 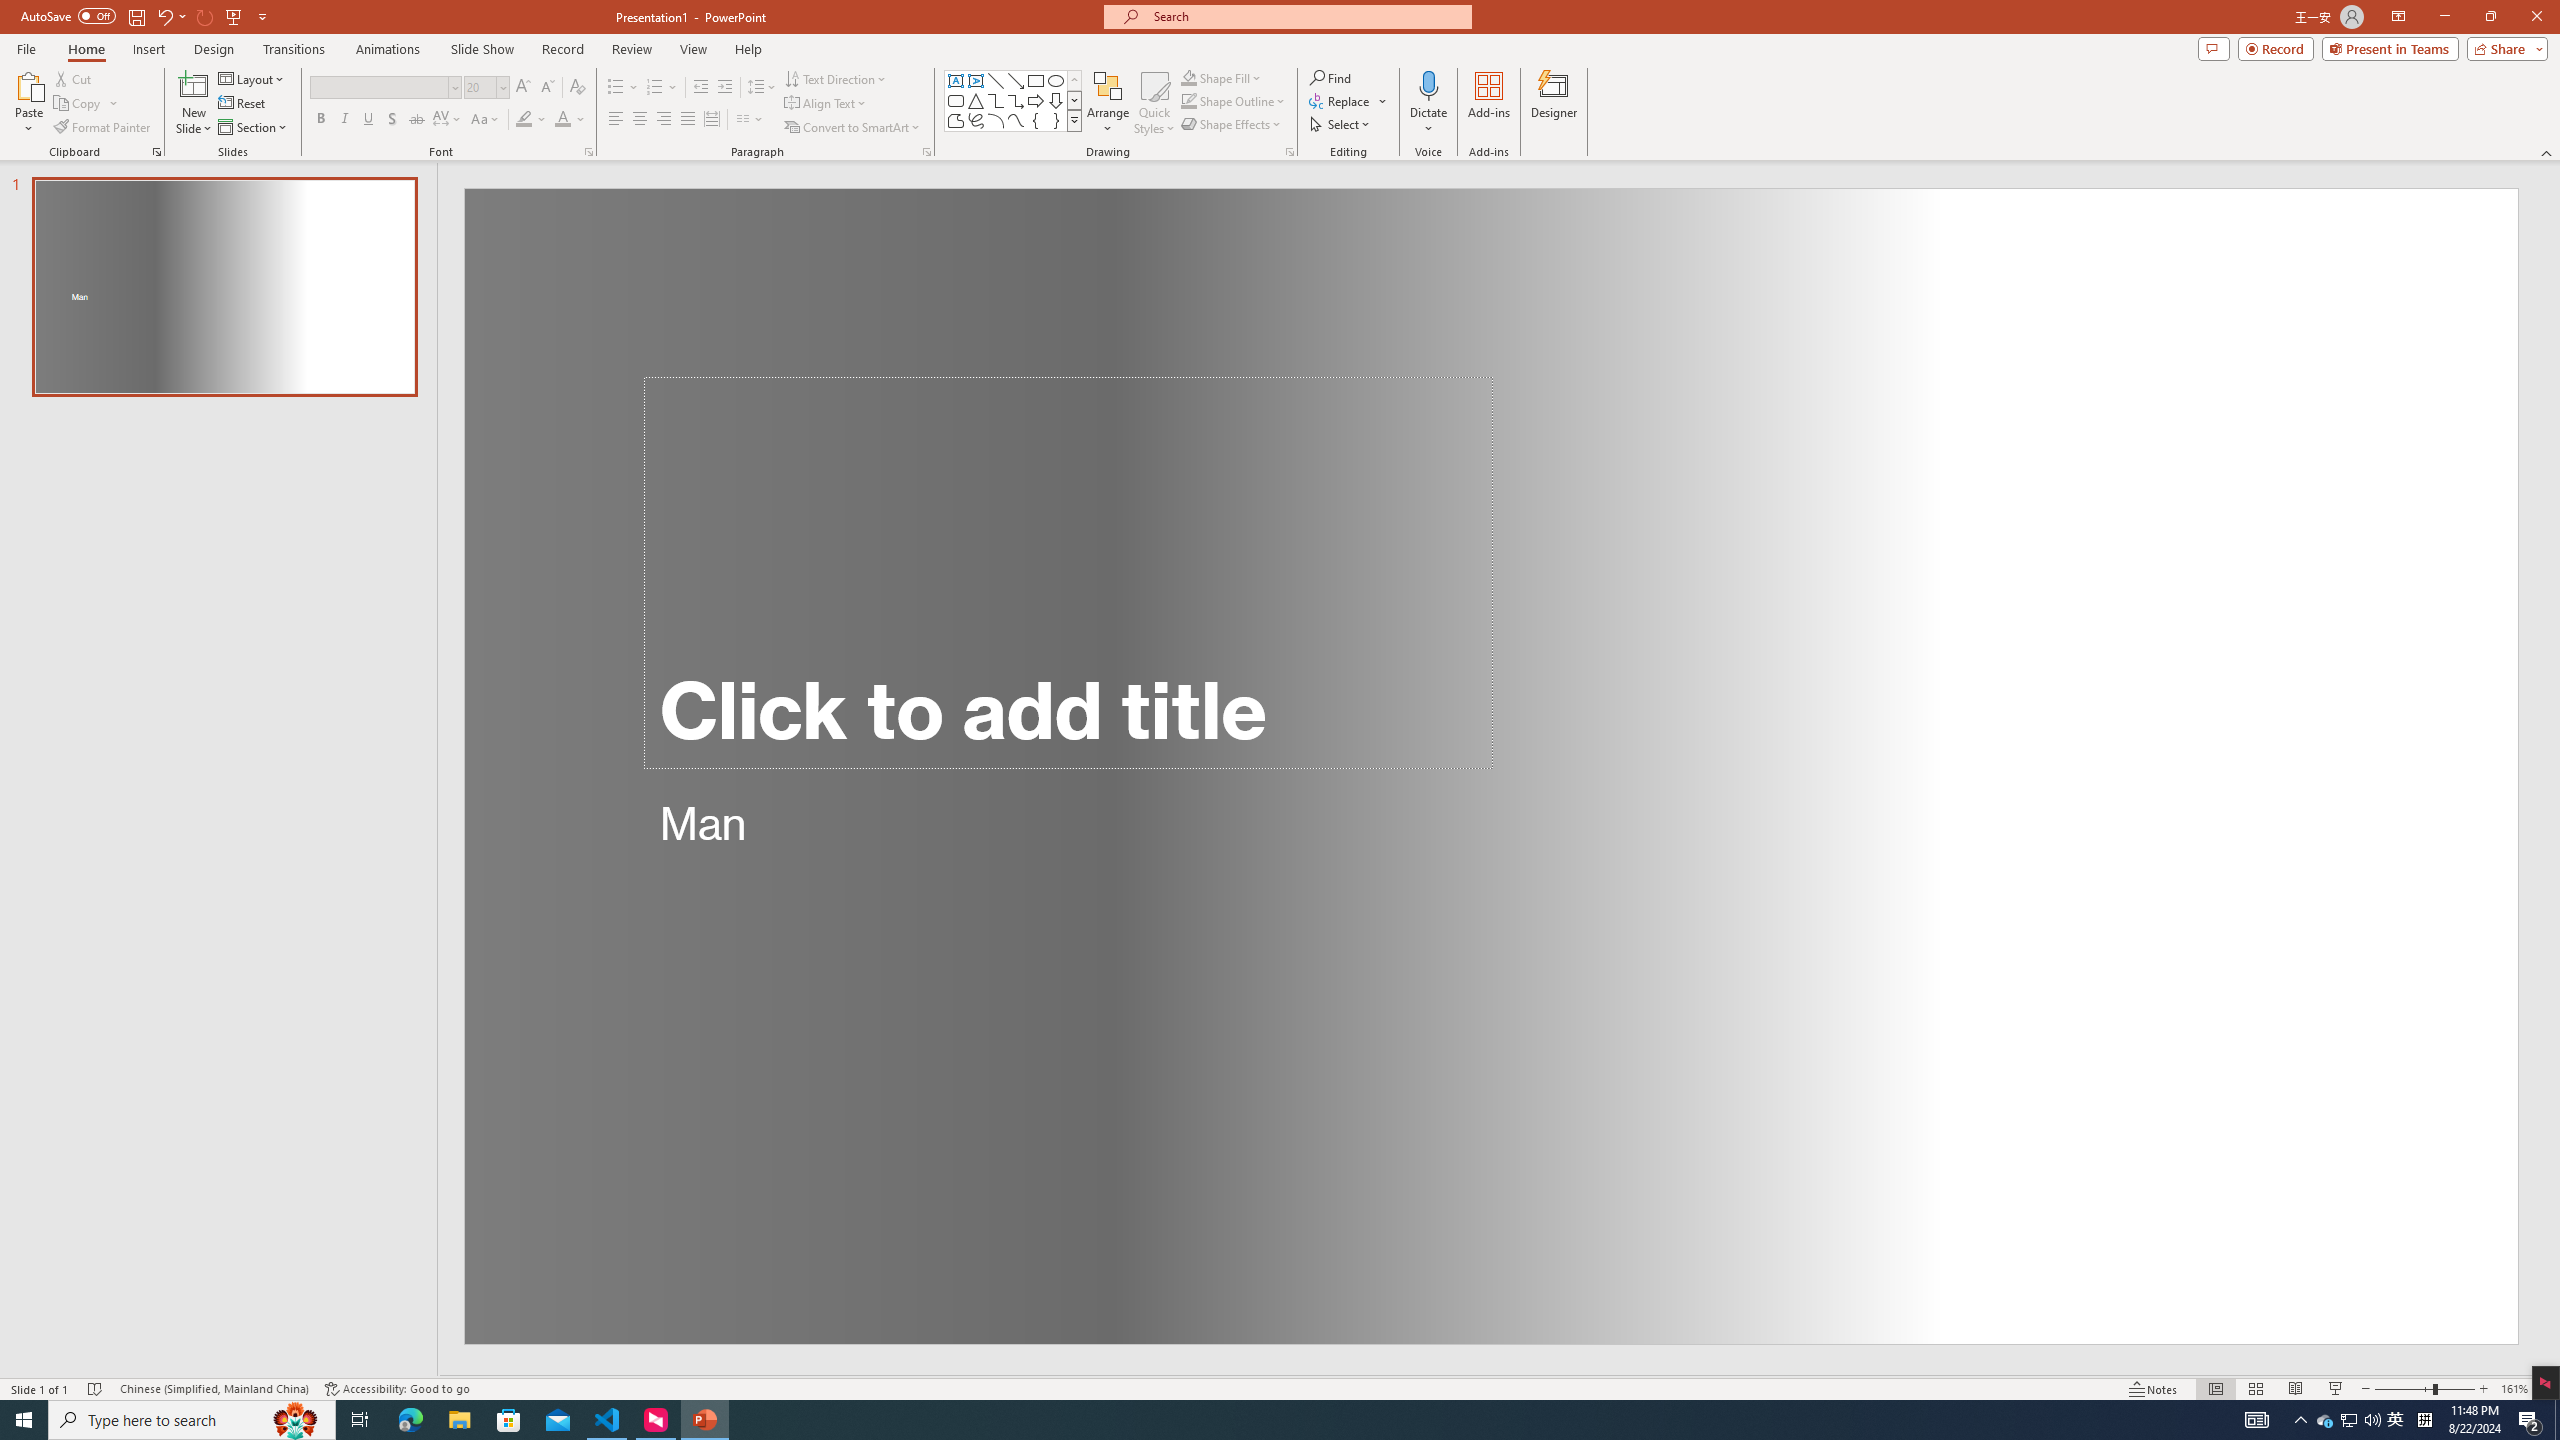 What do you see at coordinates (1222, 77) in the screenshot?
I see `'Shape Fill'` at bounding box center [1222, 77].